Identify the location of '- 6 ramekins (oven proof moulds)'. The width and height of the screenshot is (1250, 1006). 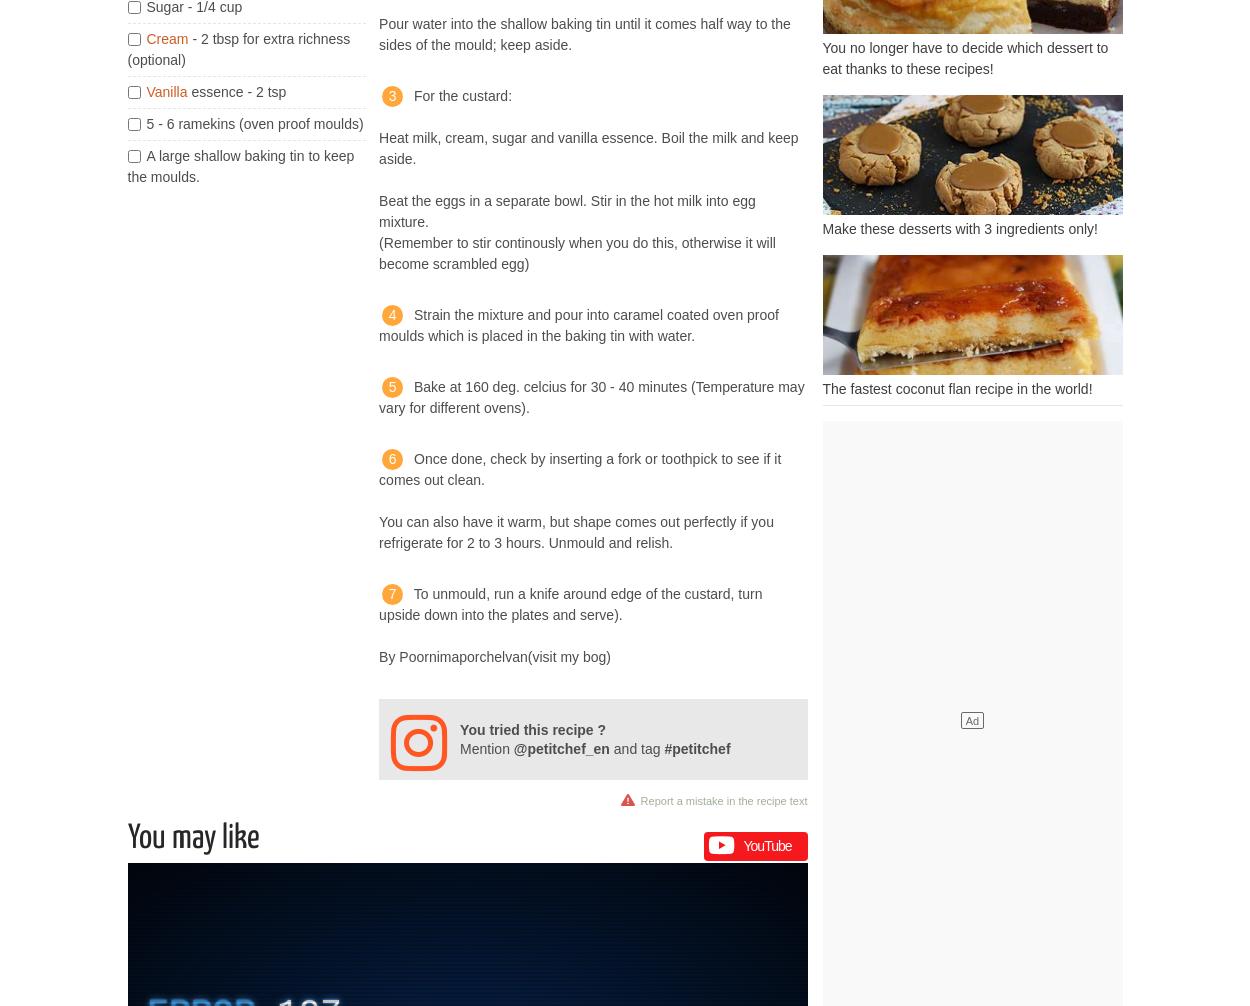
(154, 123).